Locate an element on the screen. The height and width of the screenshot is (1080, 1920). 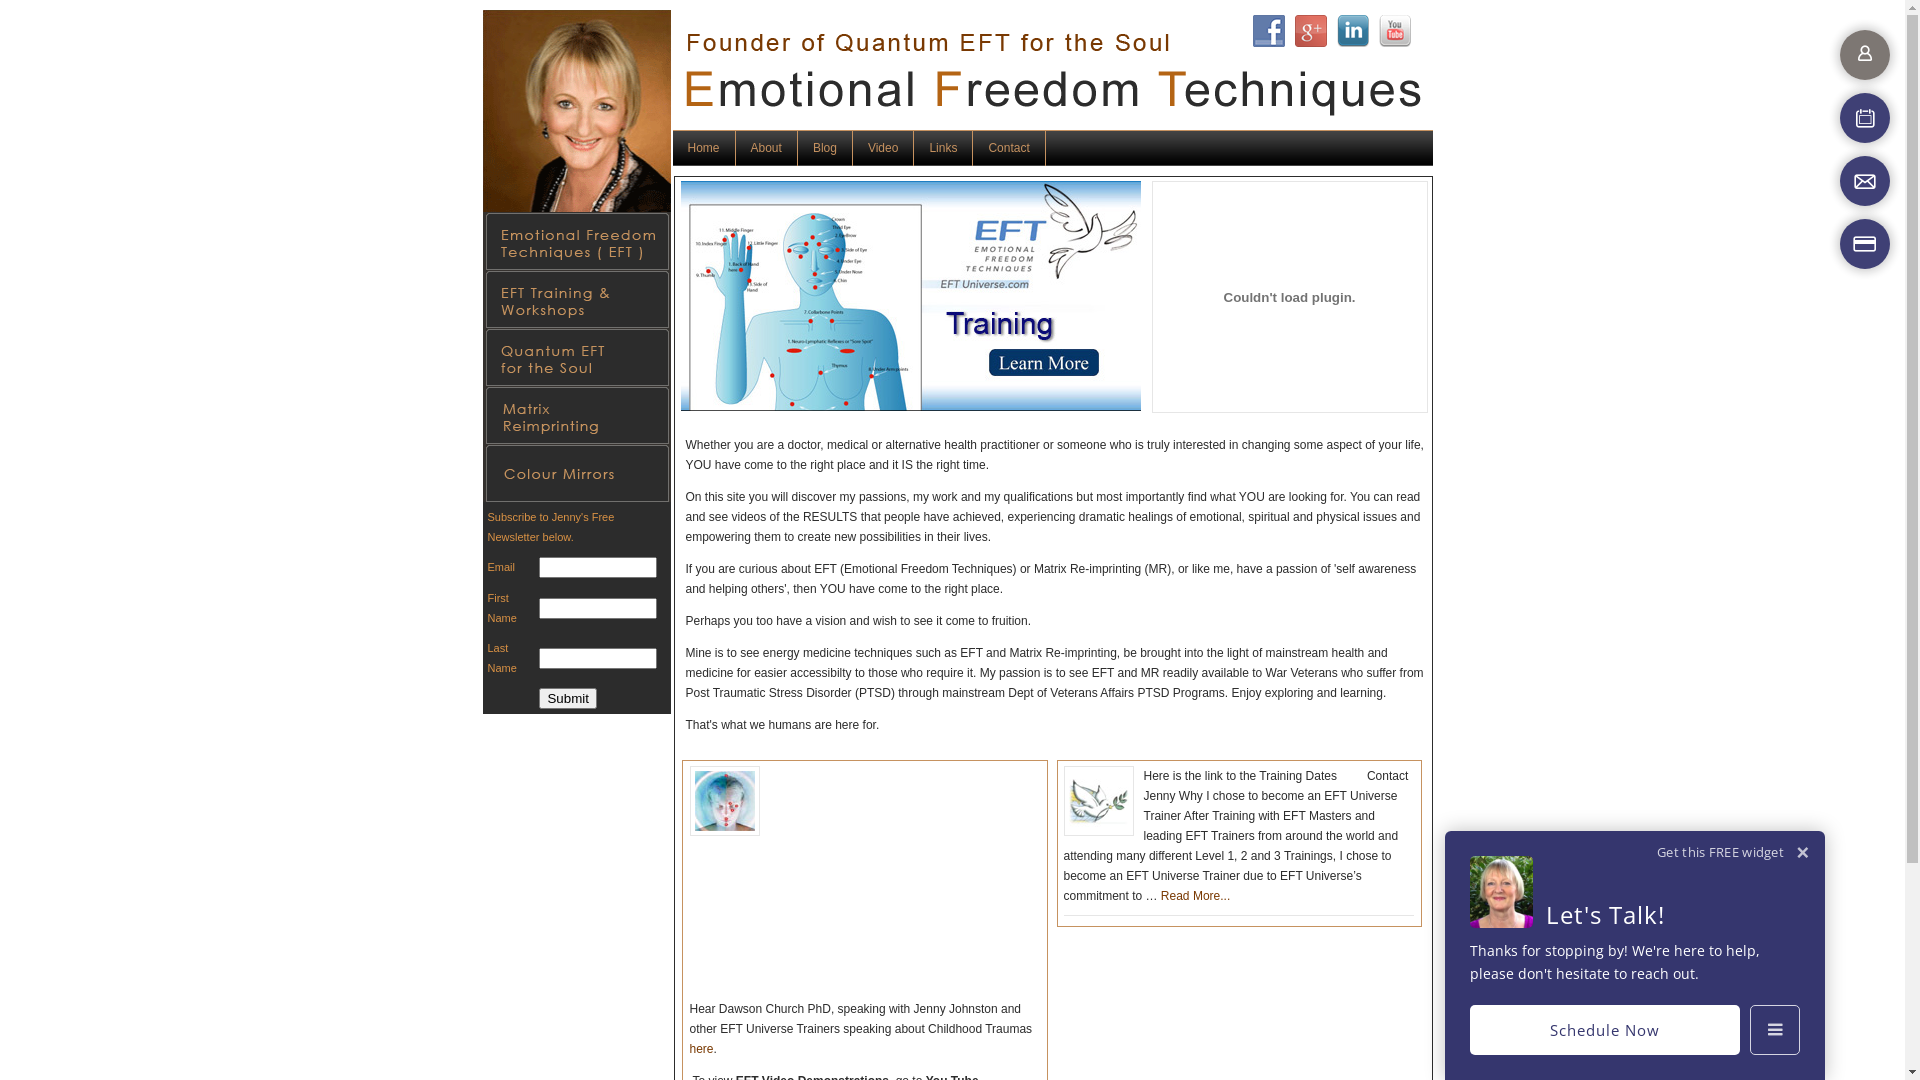
' Google+' is located at coordinates (1310, 30).